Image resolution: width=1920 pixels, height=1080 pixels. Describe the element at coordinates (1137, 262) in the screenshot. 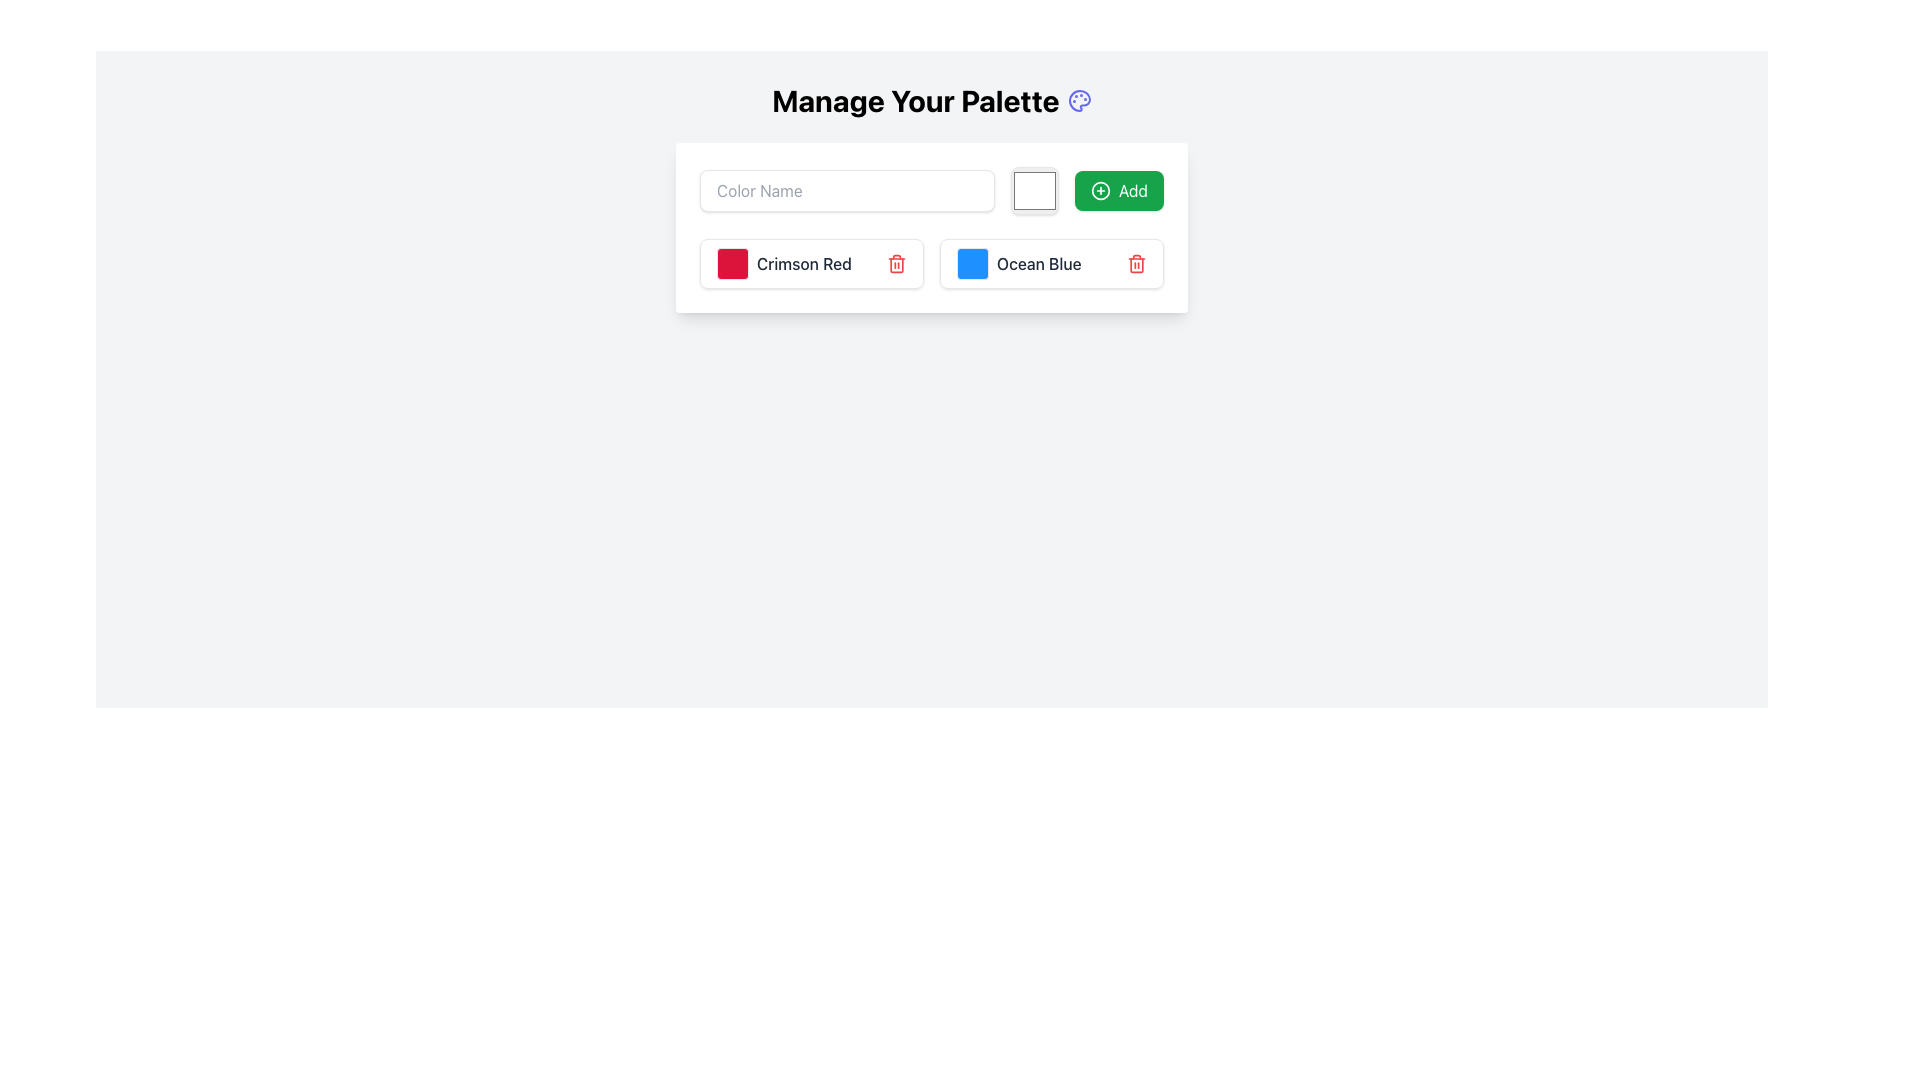

I see `the delete button located to the right of the 'Ocean Blue' entry in the palette list` at that location.